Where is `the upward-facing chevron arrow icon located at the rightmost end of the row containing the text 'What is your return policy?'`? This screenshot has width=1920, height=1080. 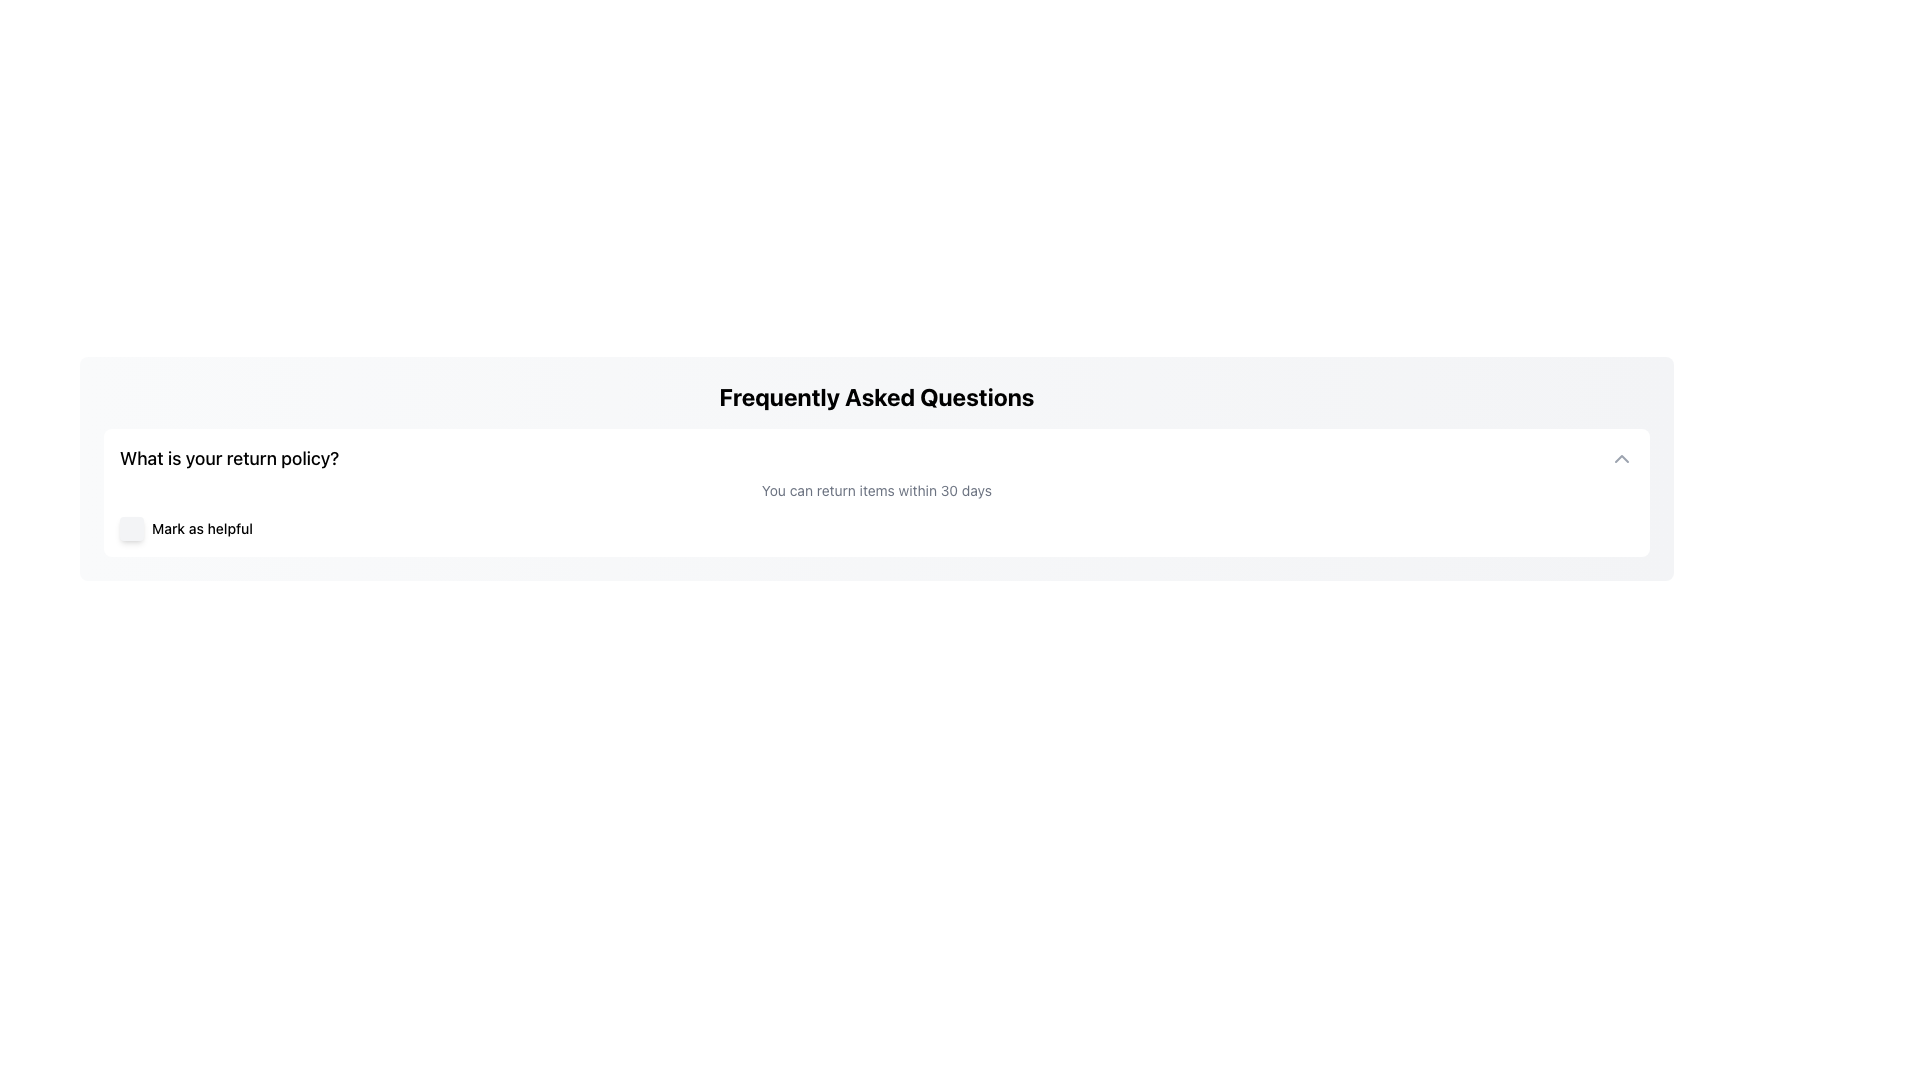 the upward-facing chevron arrow icon located at the rightmost end of the row containing the text 'What is your return policy?' is located at coordinates (1622, 459).